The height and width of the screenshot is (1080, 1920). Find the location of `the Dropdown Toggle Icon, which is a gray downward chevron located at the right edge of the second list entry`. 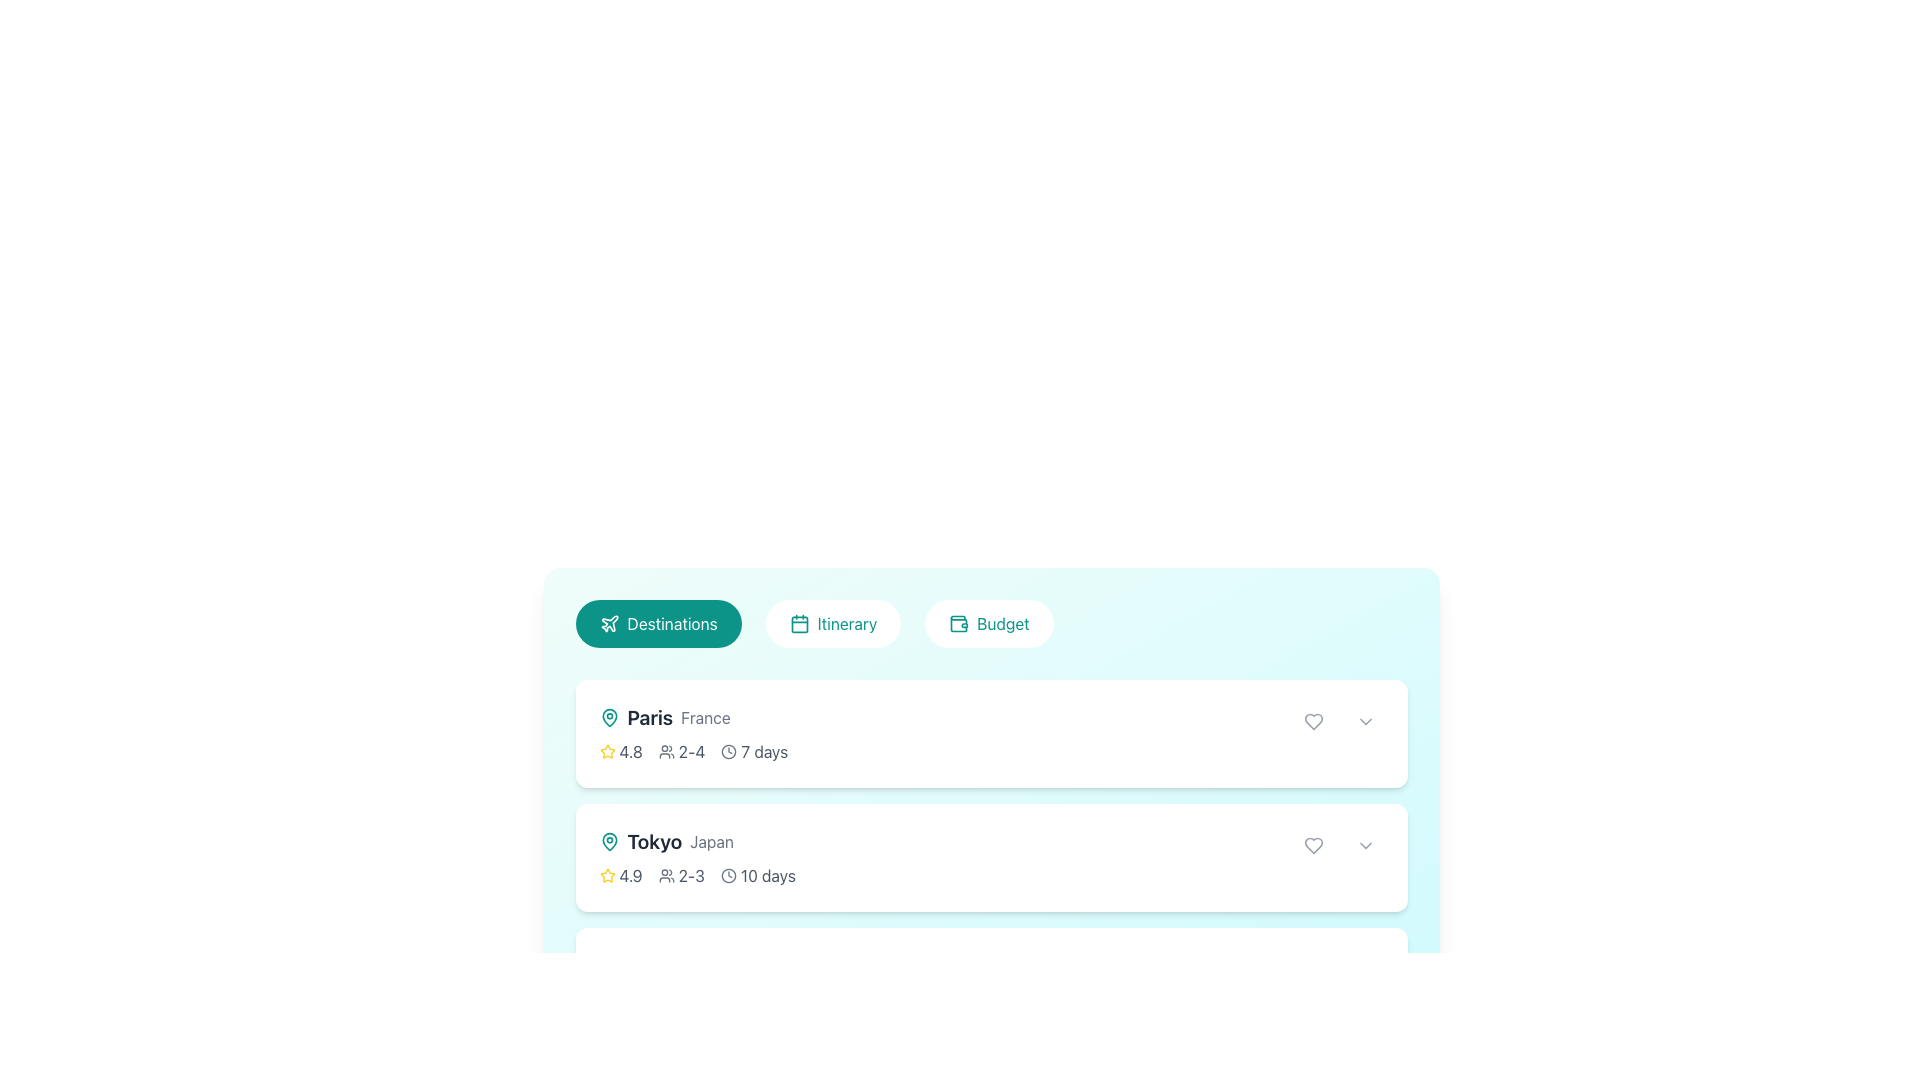

the Dropdown Toggle Icon, which is a gray downward chevron located at the right edge of the second list entry is located at coordinates (1364, 721).